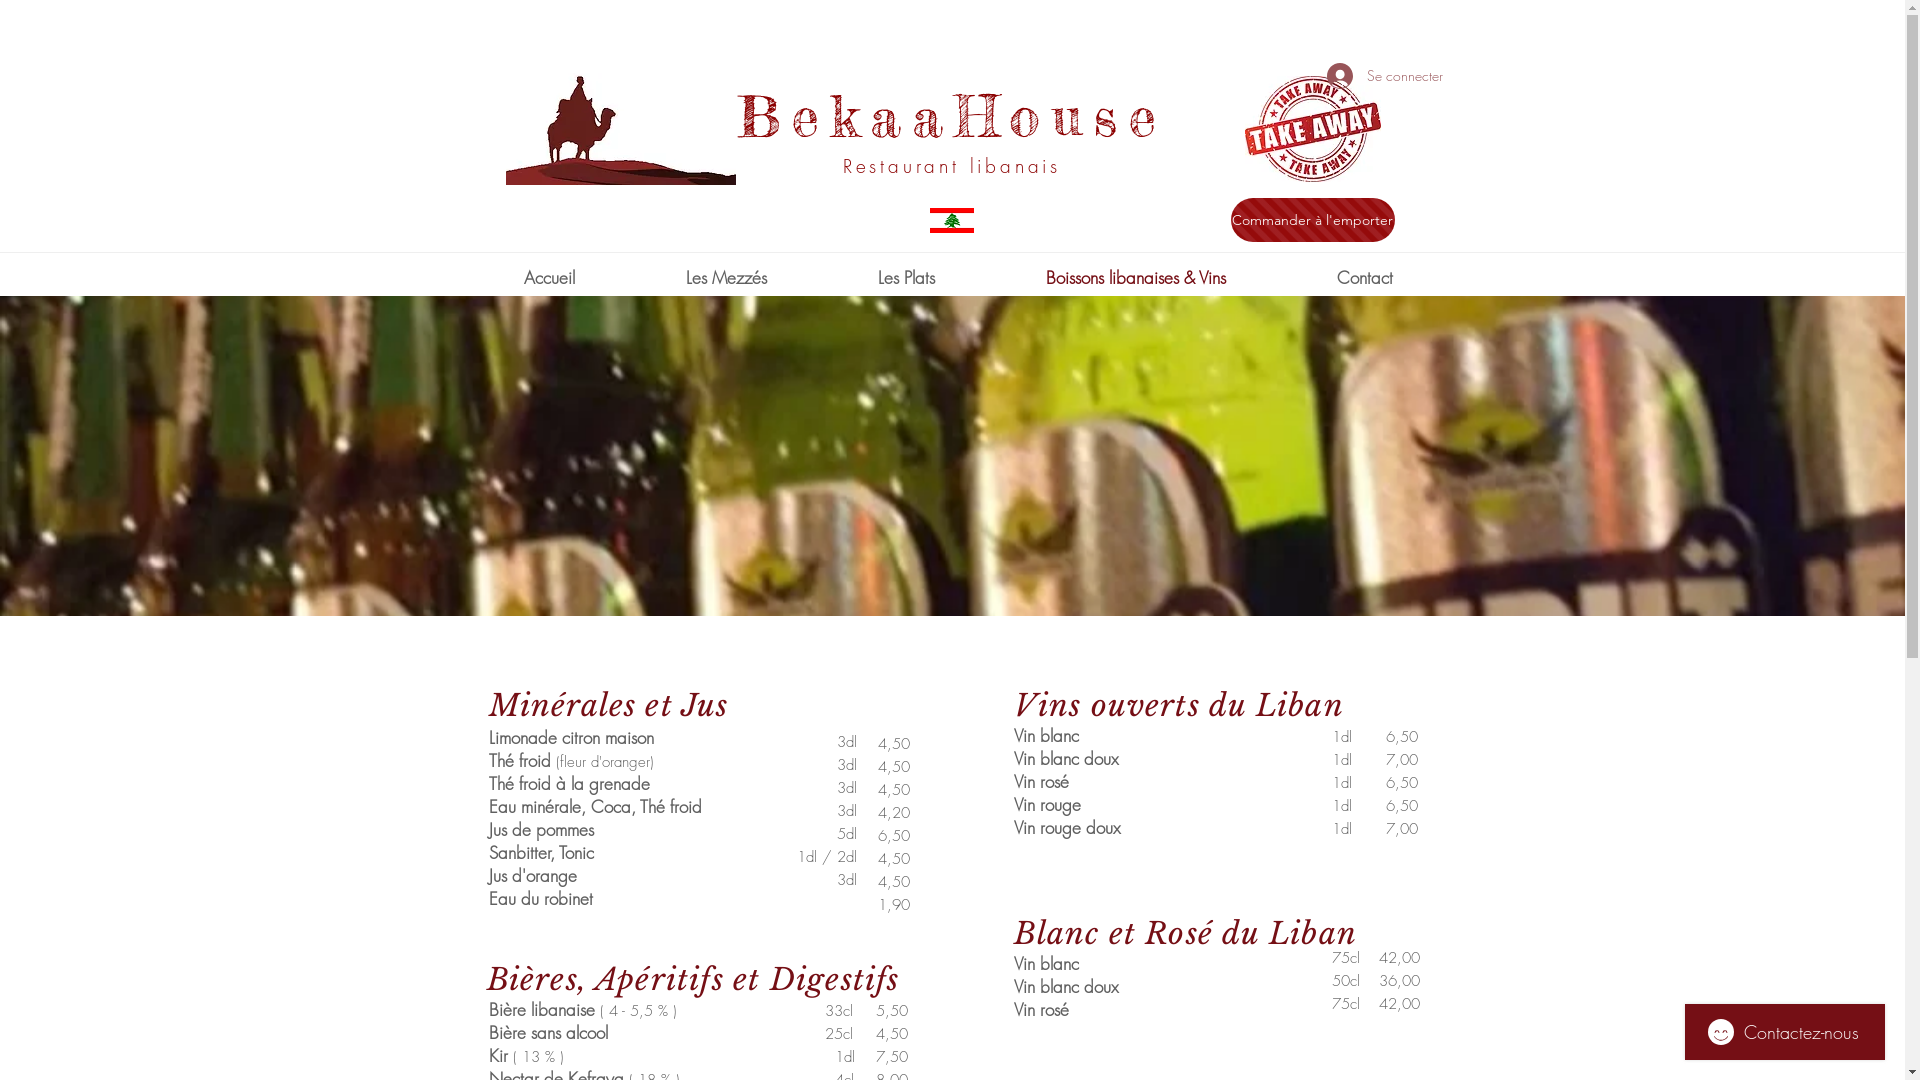 The image size is (1920, 1080). Describe the element at coordinates (1311, 75) in the screenshot. I see `'Se connecter'` at that location.